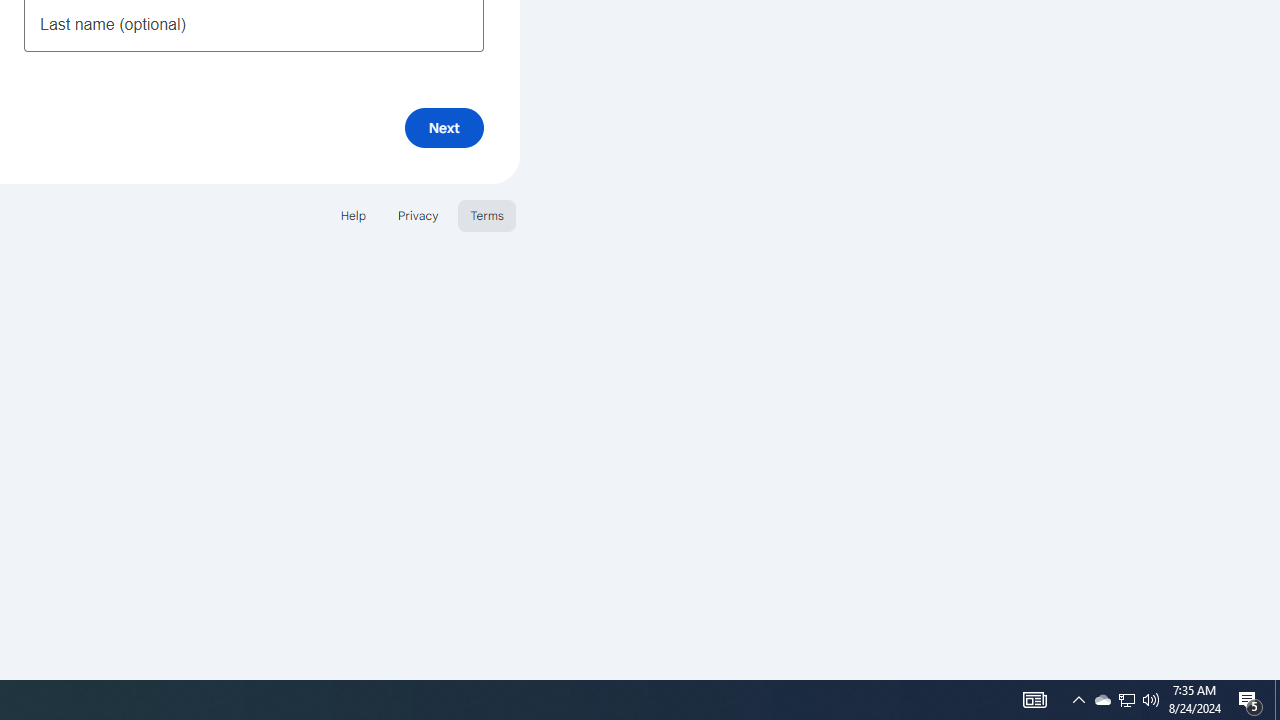 The width and height of the screenshot is (1280, 720). What do you see at coordinates (443, 127) in the screenshot?
I see `'Next'` at bounding box center [443, 127].